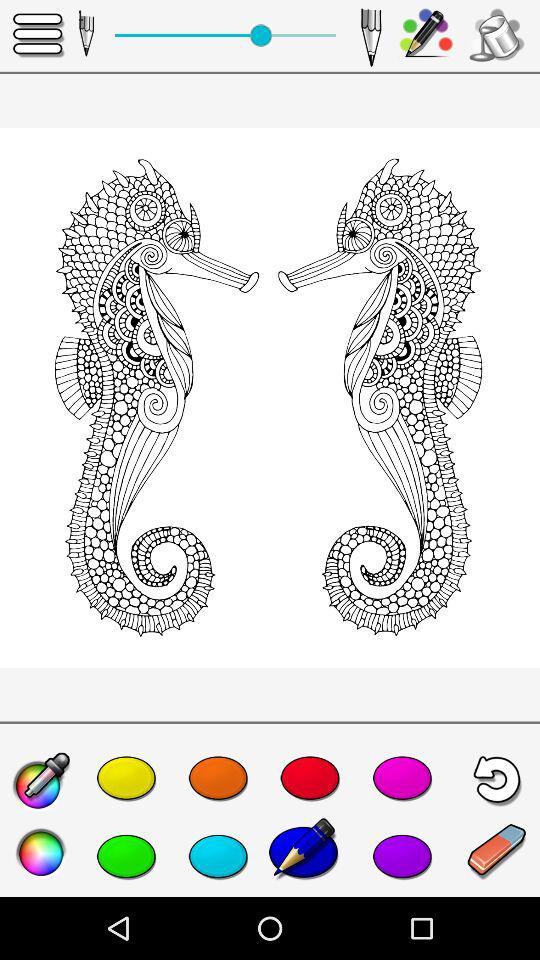 Image resolution: width=540 pixels, height=960 pixels. I want to click on the favorite icon, so click(310, 776).